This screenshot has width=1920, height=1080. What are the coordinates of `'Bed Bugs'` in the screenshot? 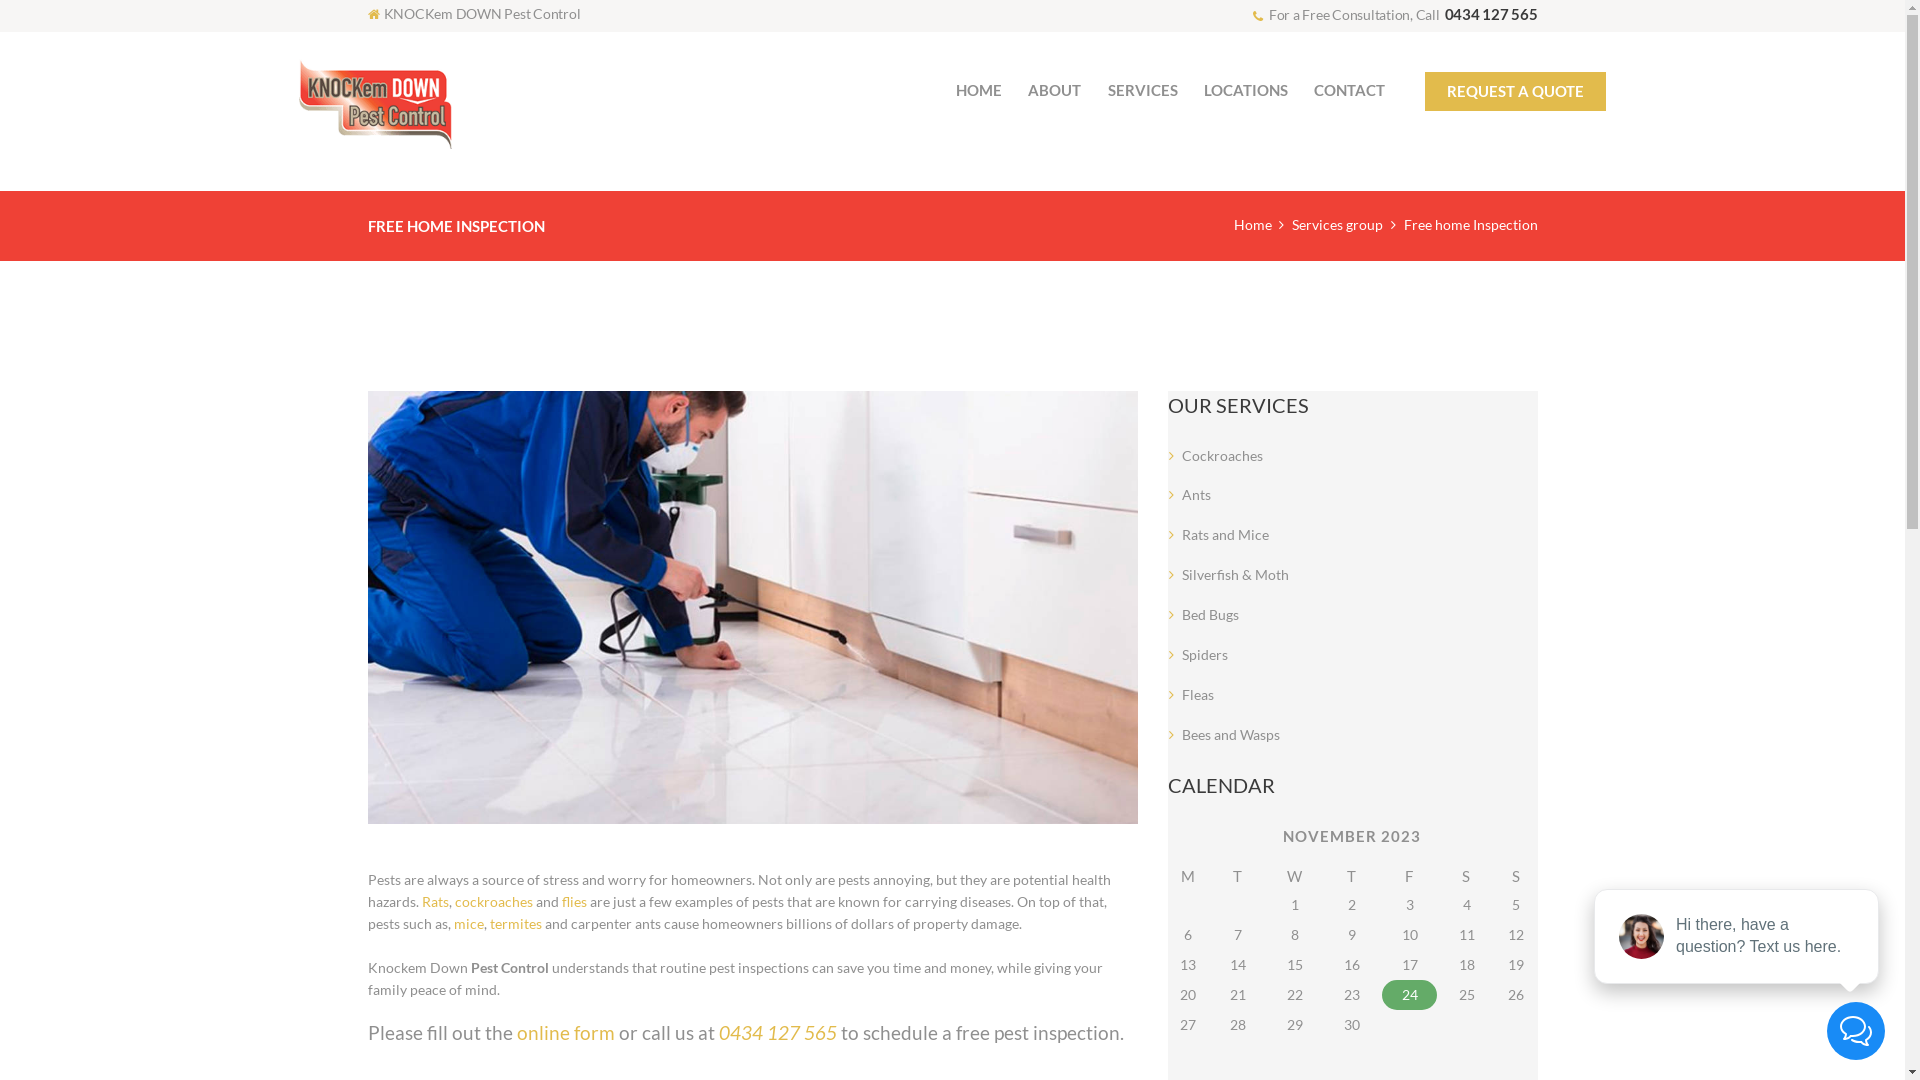 It's located at (1209, 613).